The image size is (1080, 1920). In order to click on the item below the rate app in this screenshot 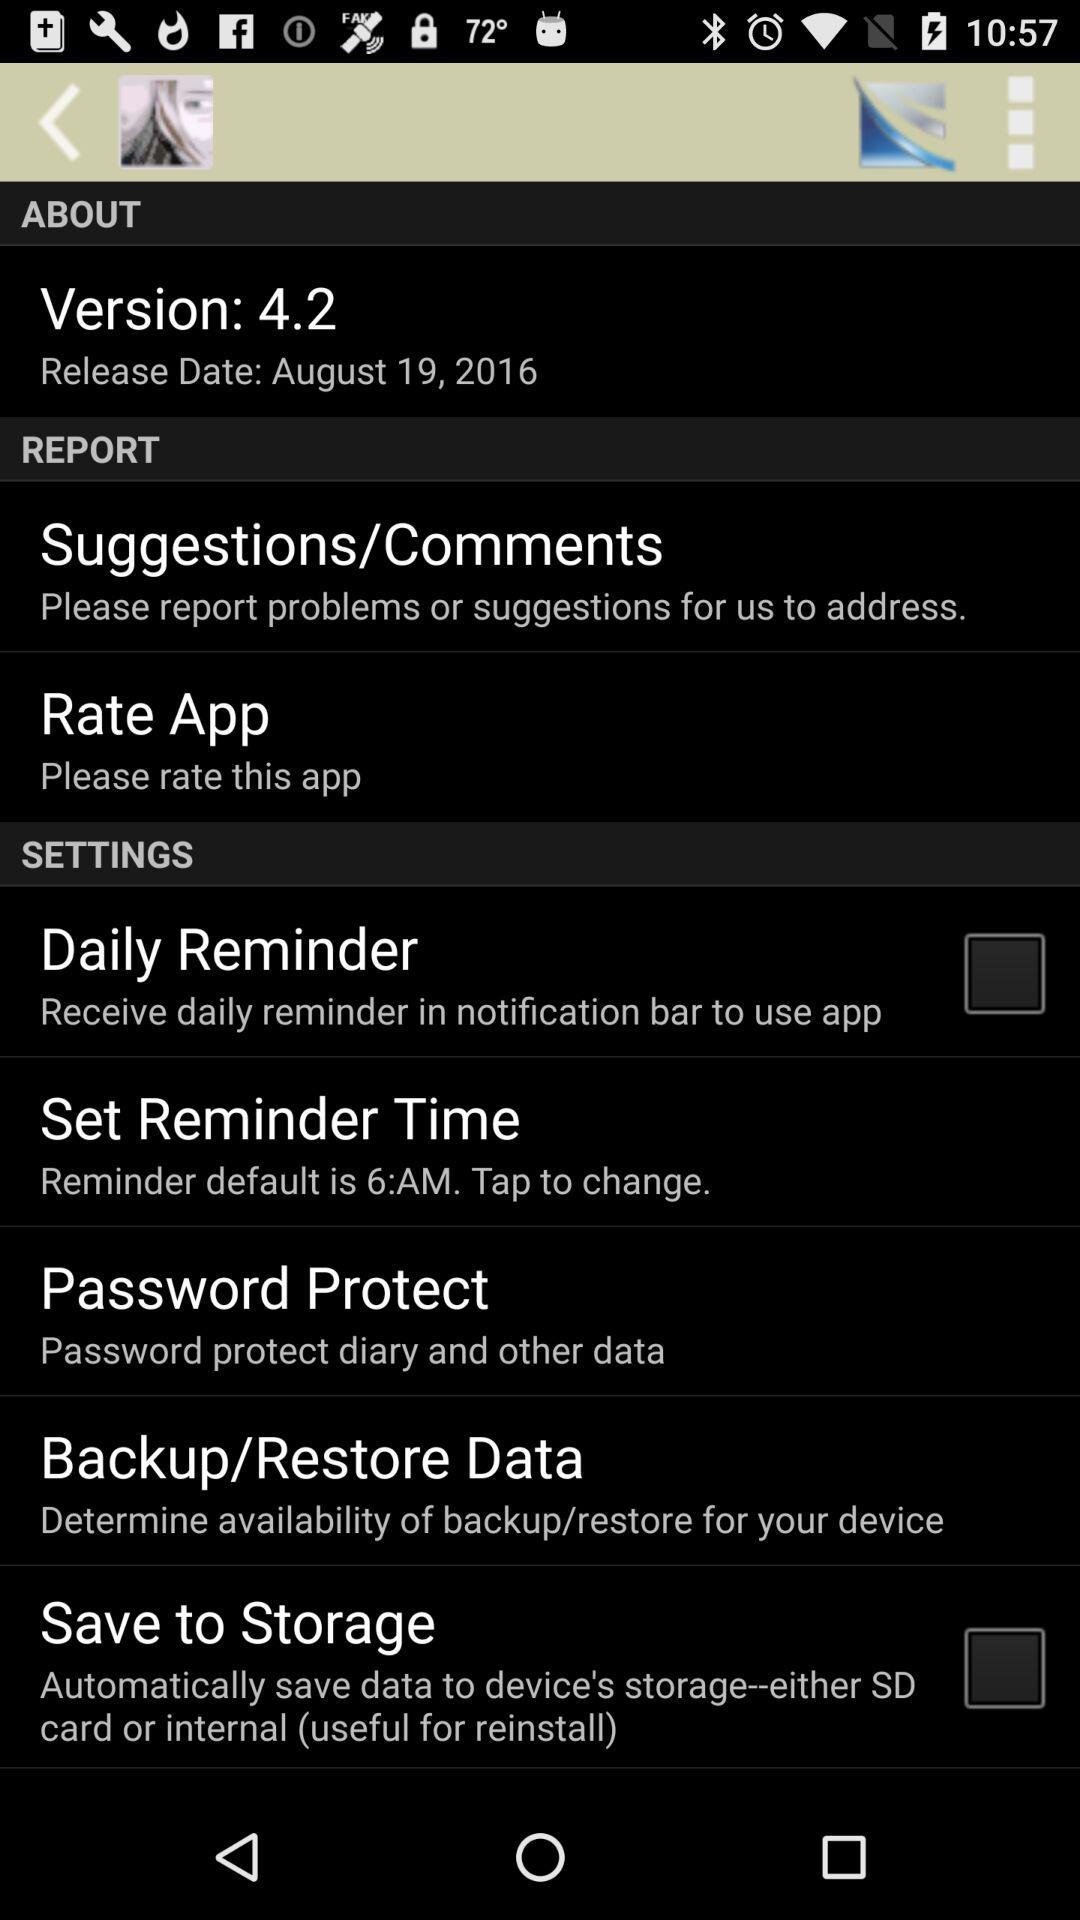, I will do `click(200, 773)`.